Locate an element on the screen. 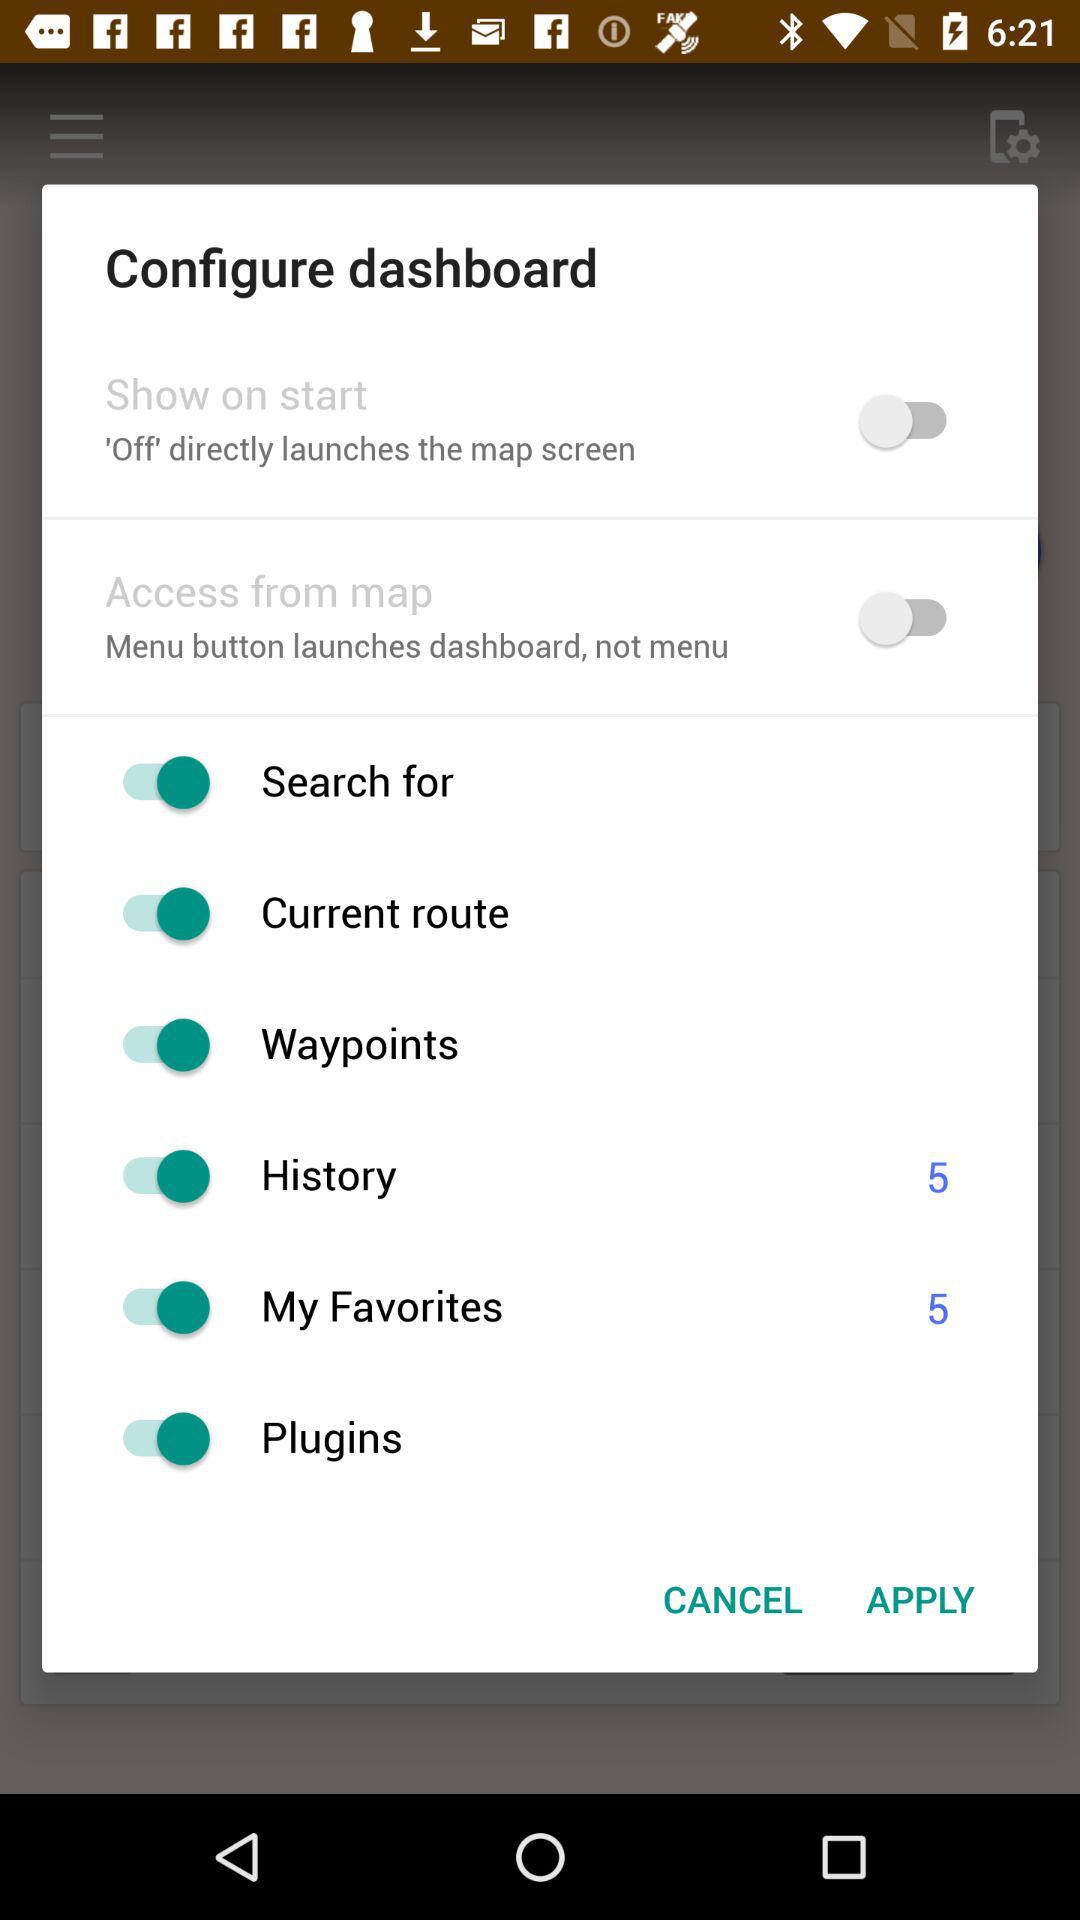 The height and width of the screenshot is (1920, 1080). the icon above the history icon is located at coordinates (649, 1044).